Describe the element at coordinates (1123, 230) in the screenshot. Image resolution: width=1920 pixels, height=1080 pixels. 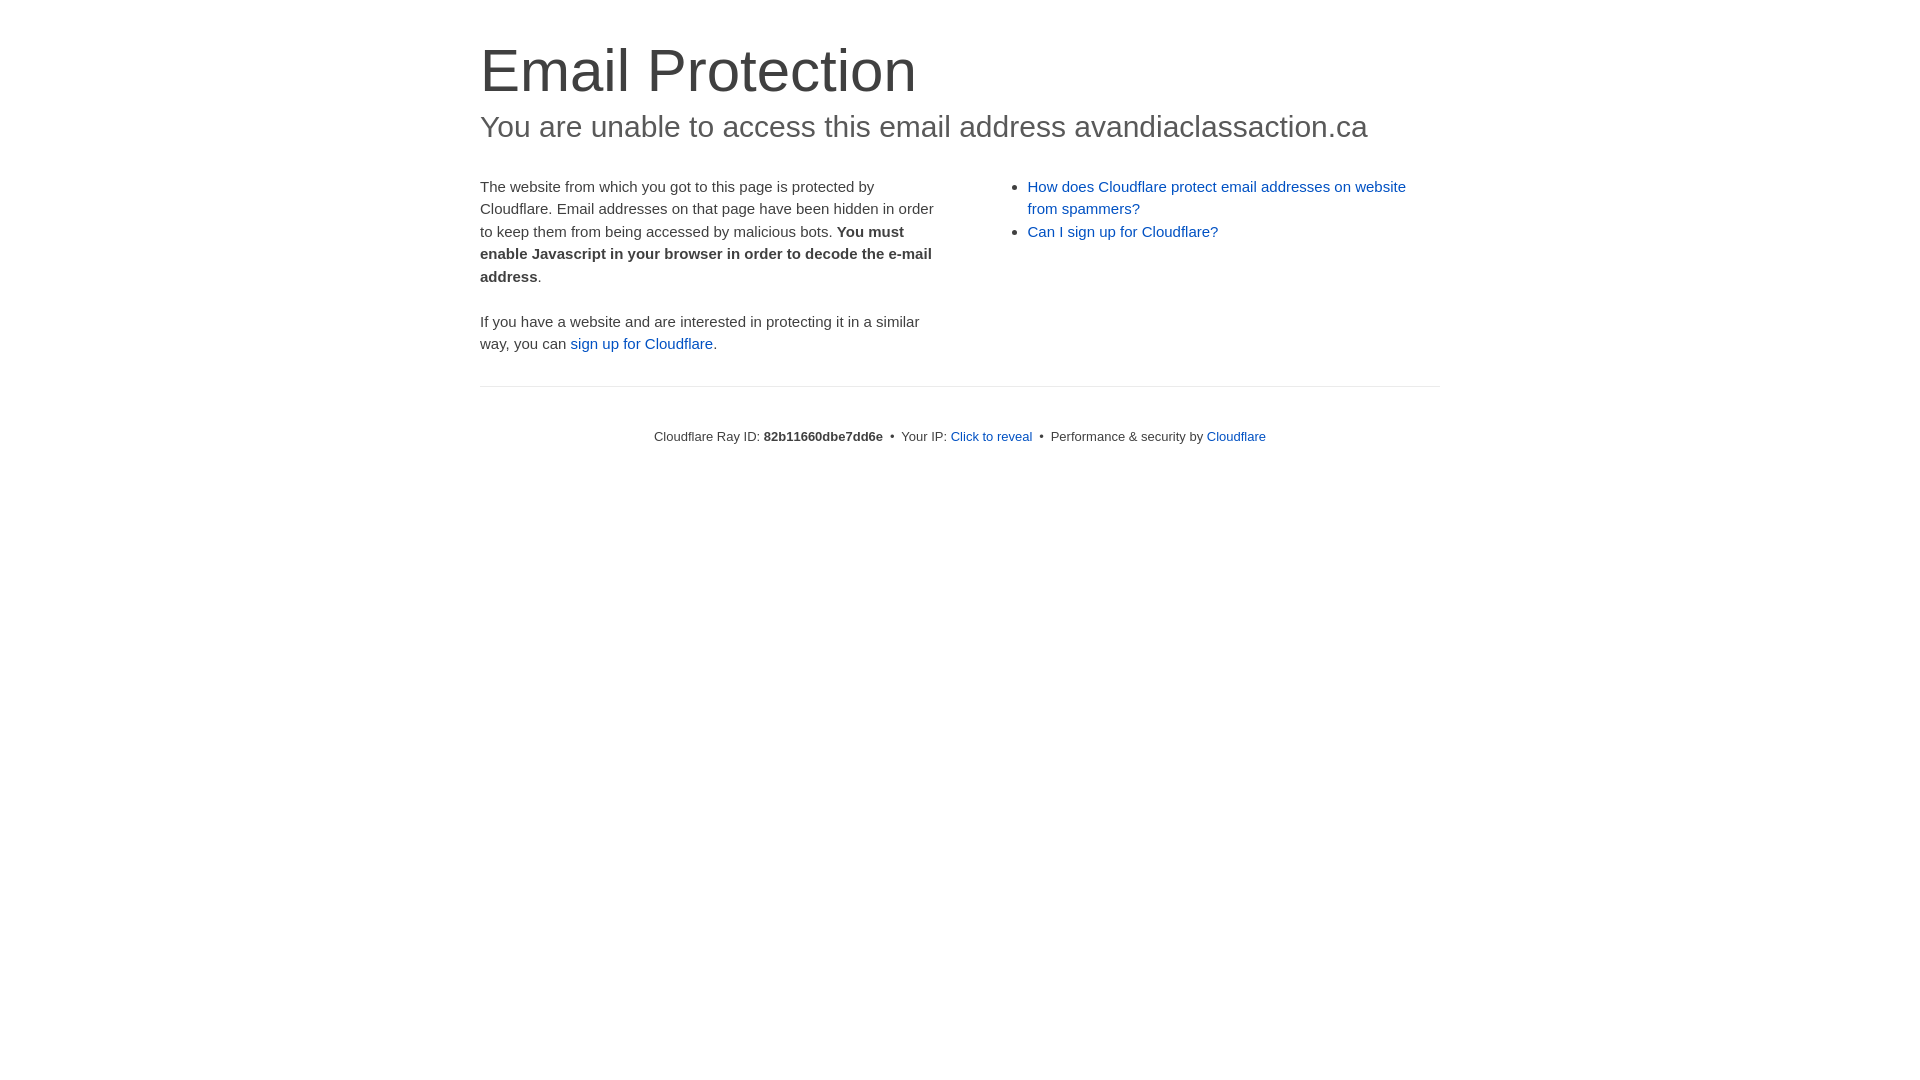
I see `'Can I sign up for Cloudflare?'` at that location.